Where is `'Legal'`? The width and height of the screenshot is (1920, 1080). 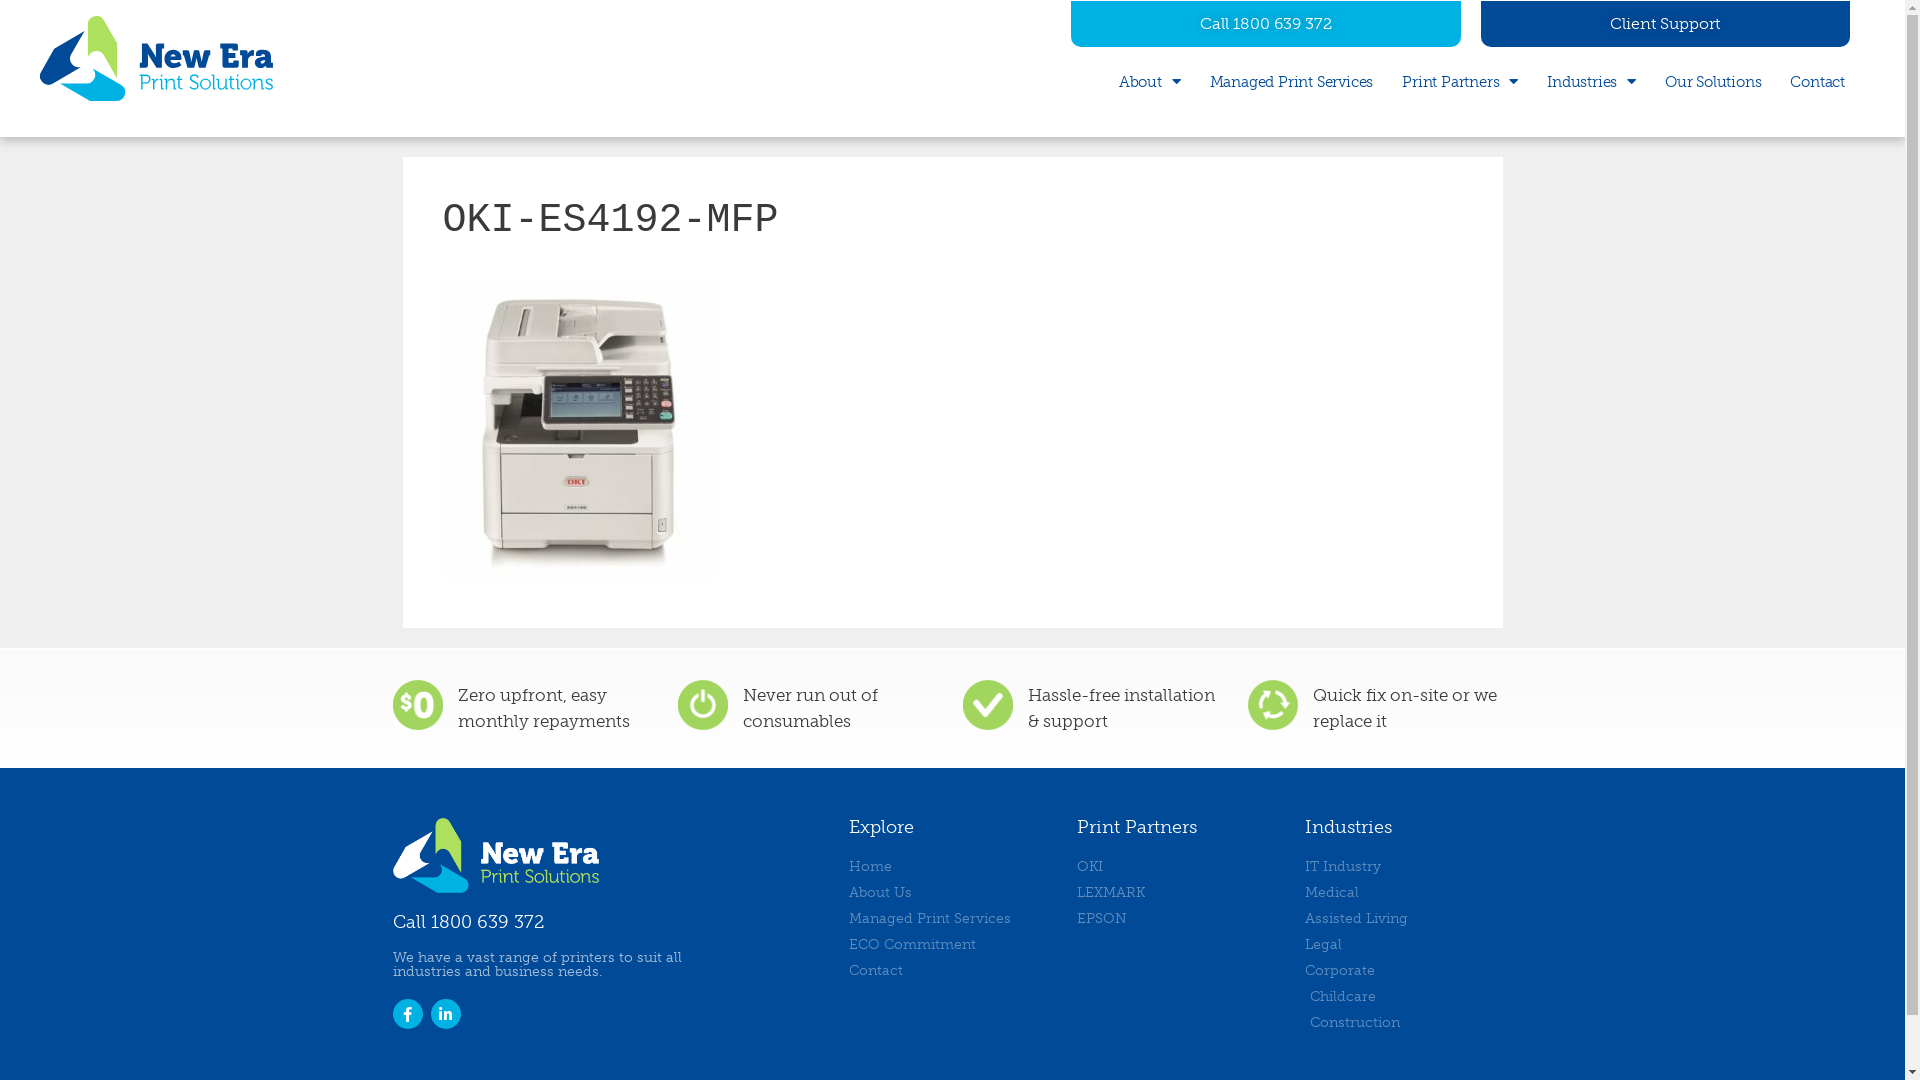 'Legal' is located at coordinates (1304, 944).